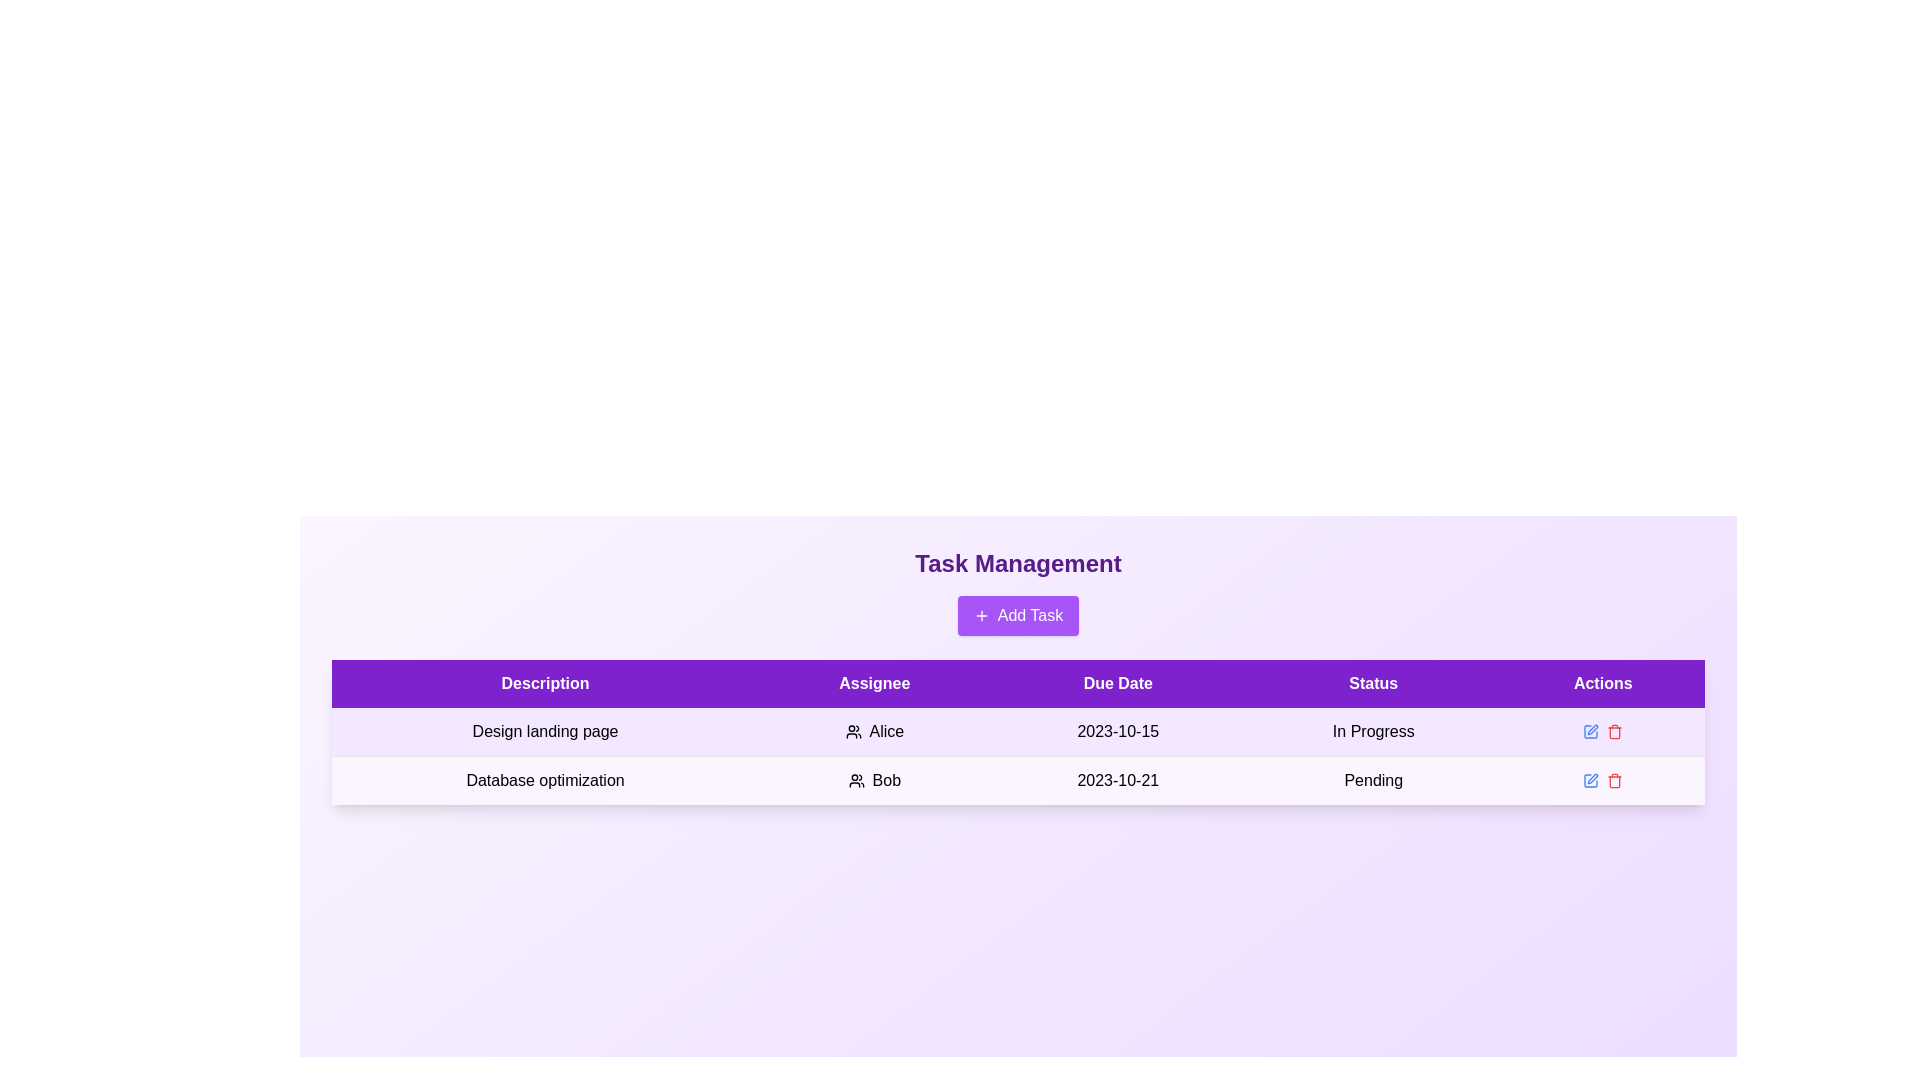 The image size is (1920, 1080). I want to click on the text label reading 'Database optimization' which is aligned to the left in the second row of a table under the 'Description' column, so click(545, 779).